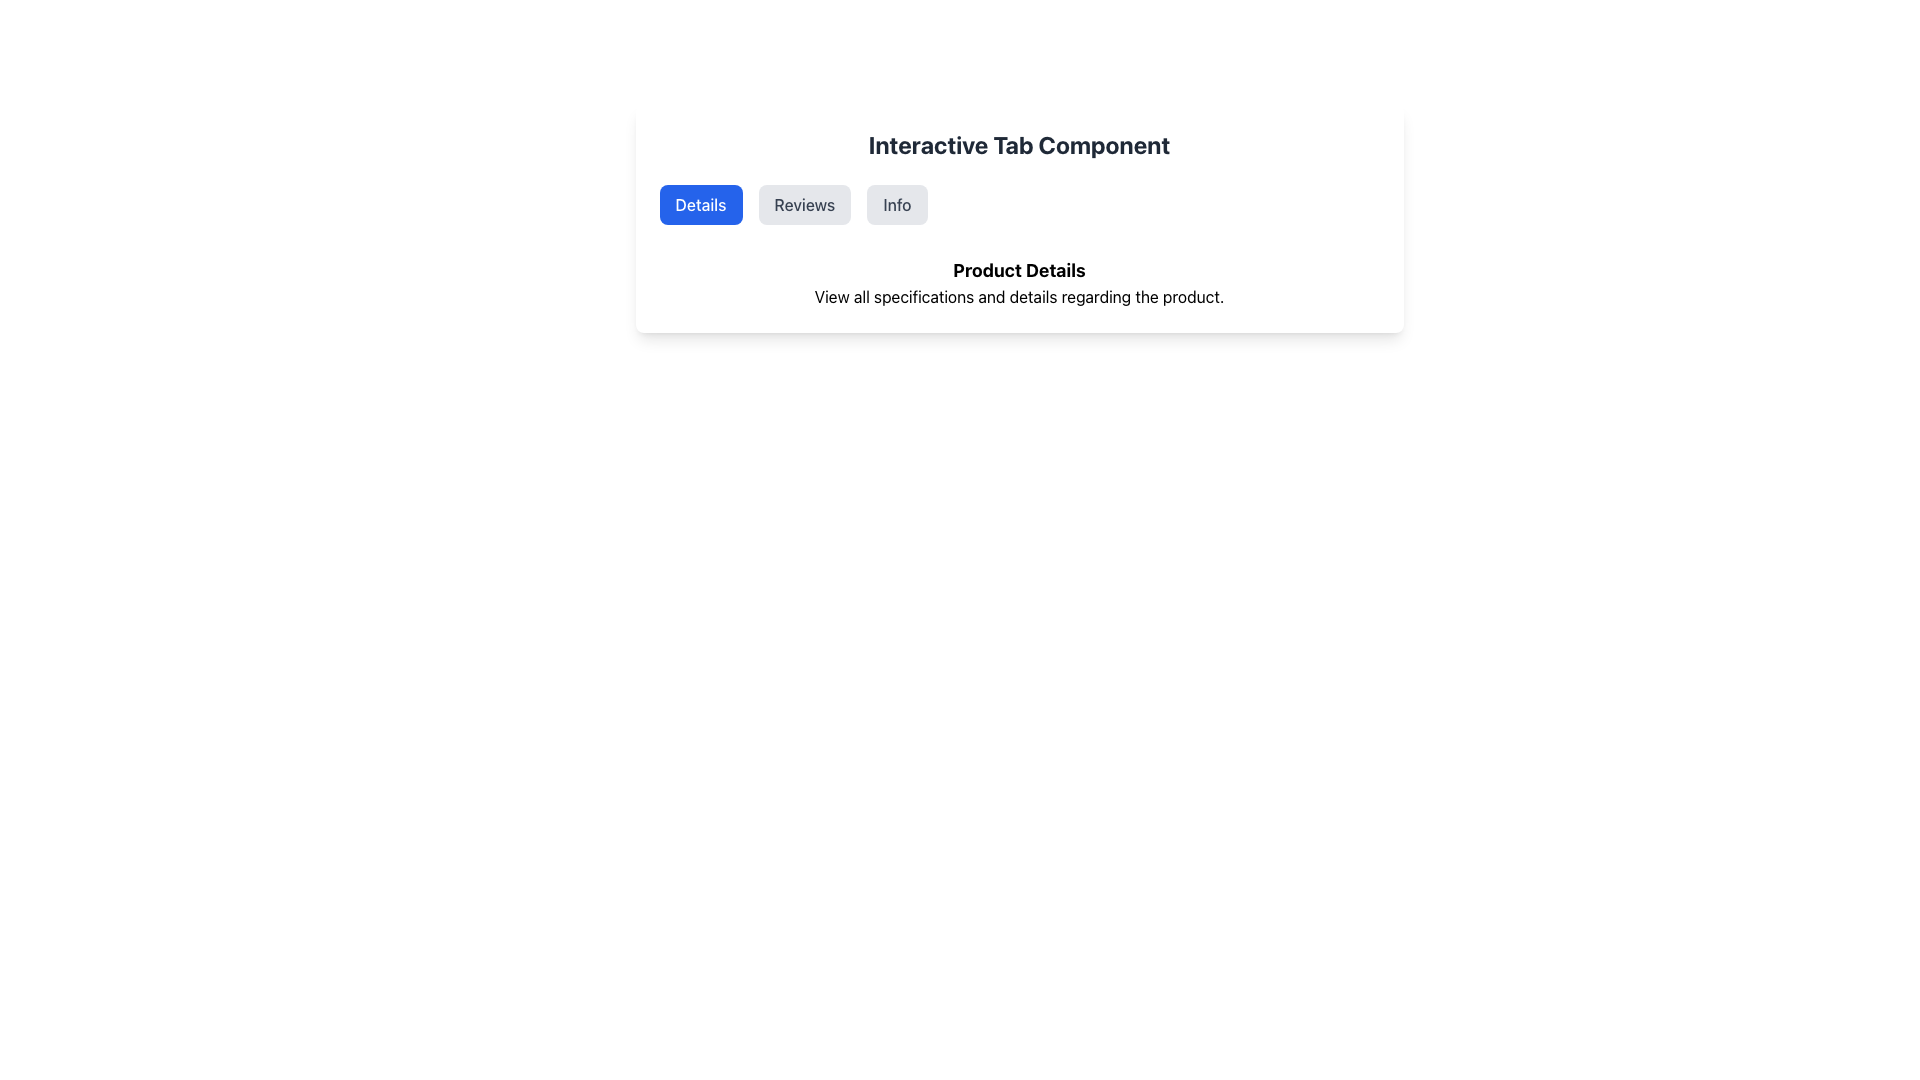  Describe the element at coordinates (896, 204) in the screenshot. I see `the 'Info' button, which is the third button in a row of three buttons, styled with a light gray background and dark gray text` at that location.